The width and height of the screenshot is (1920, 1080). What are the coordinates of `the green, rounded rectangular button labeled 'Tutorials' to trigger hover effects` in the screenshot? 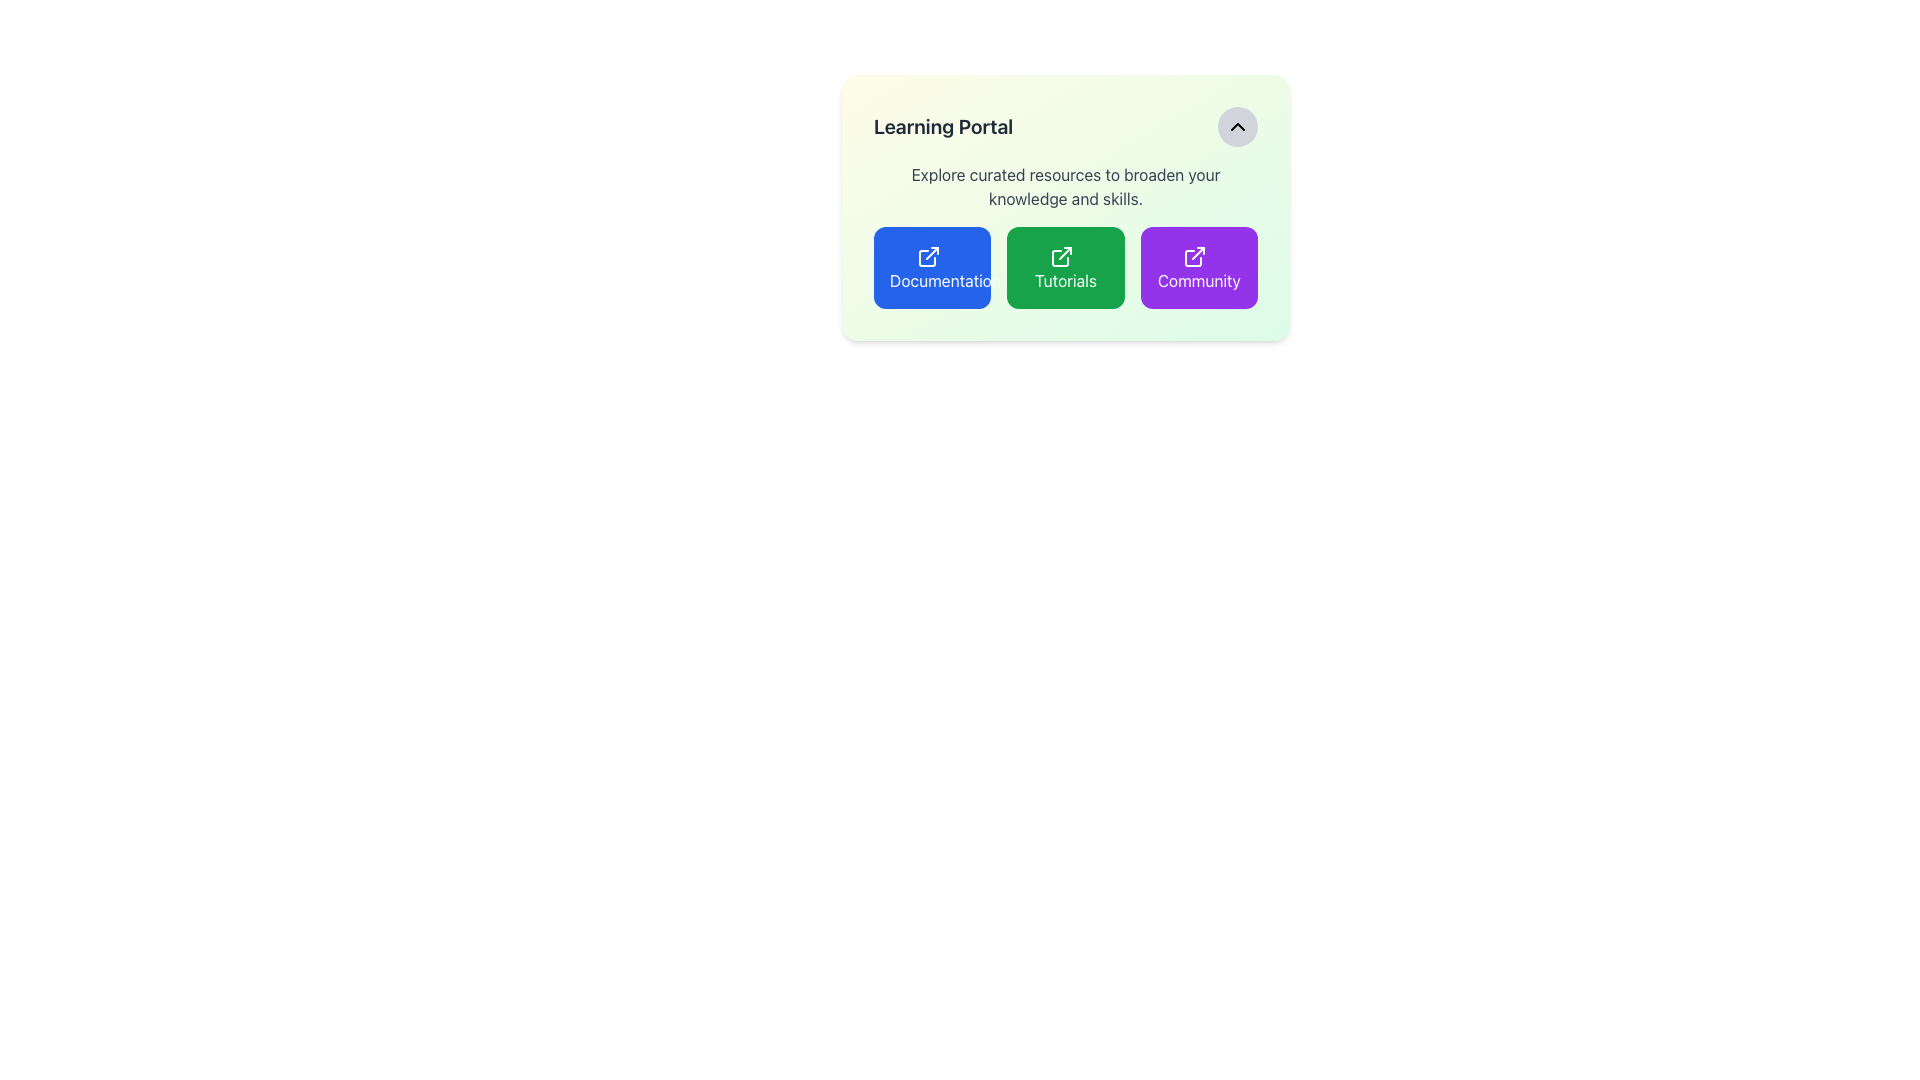 It's located at (1064, 265).